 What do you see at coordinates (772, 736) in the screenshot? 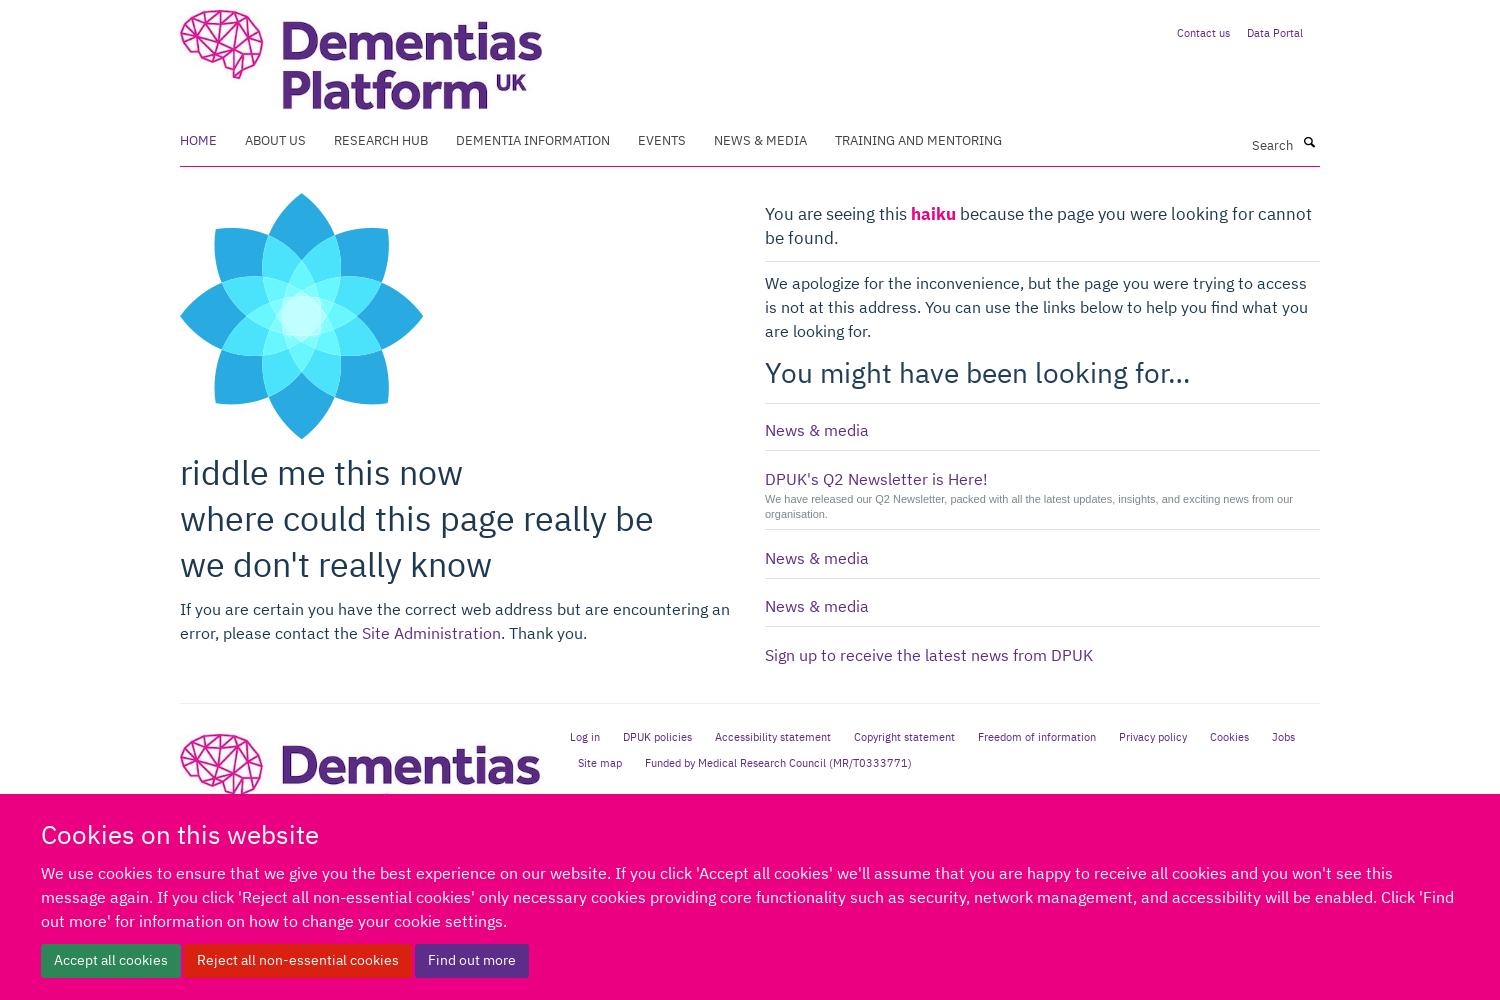
I see `'Accessibility statement'` at bounding box center [772, 736].